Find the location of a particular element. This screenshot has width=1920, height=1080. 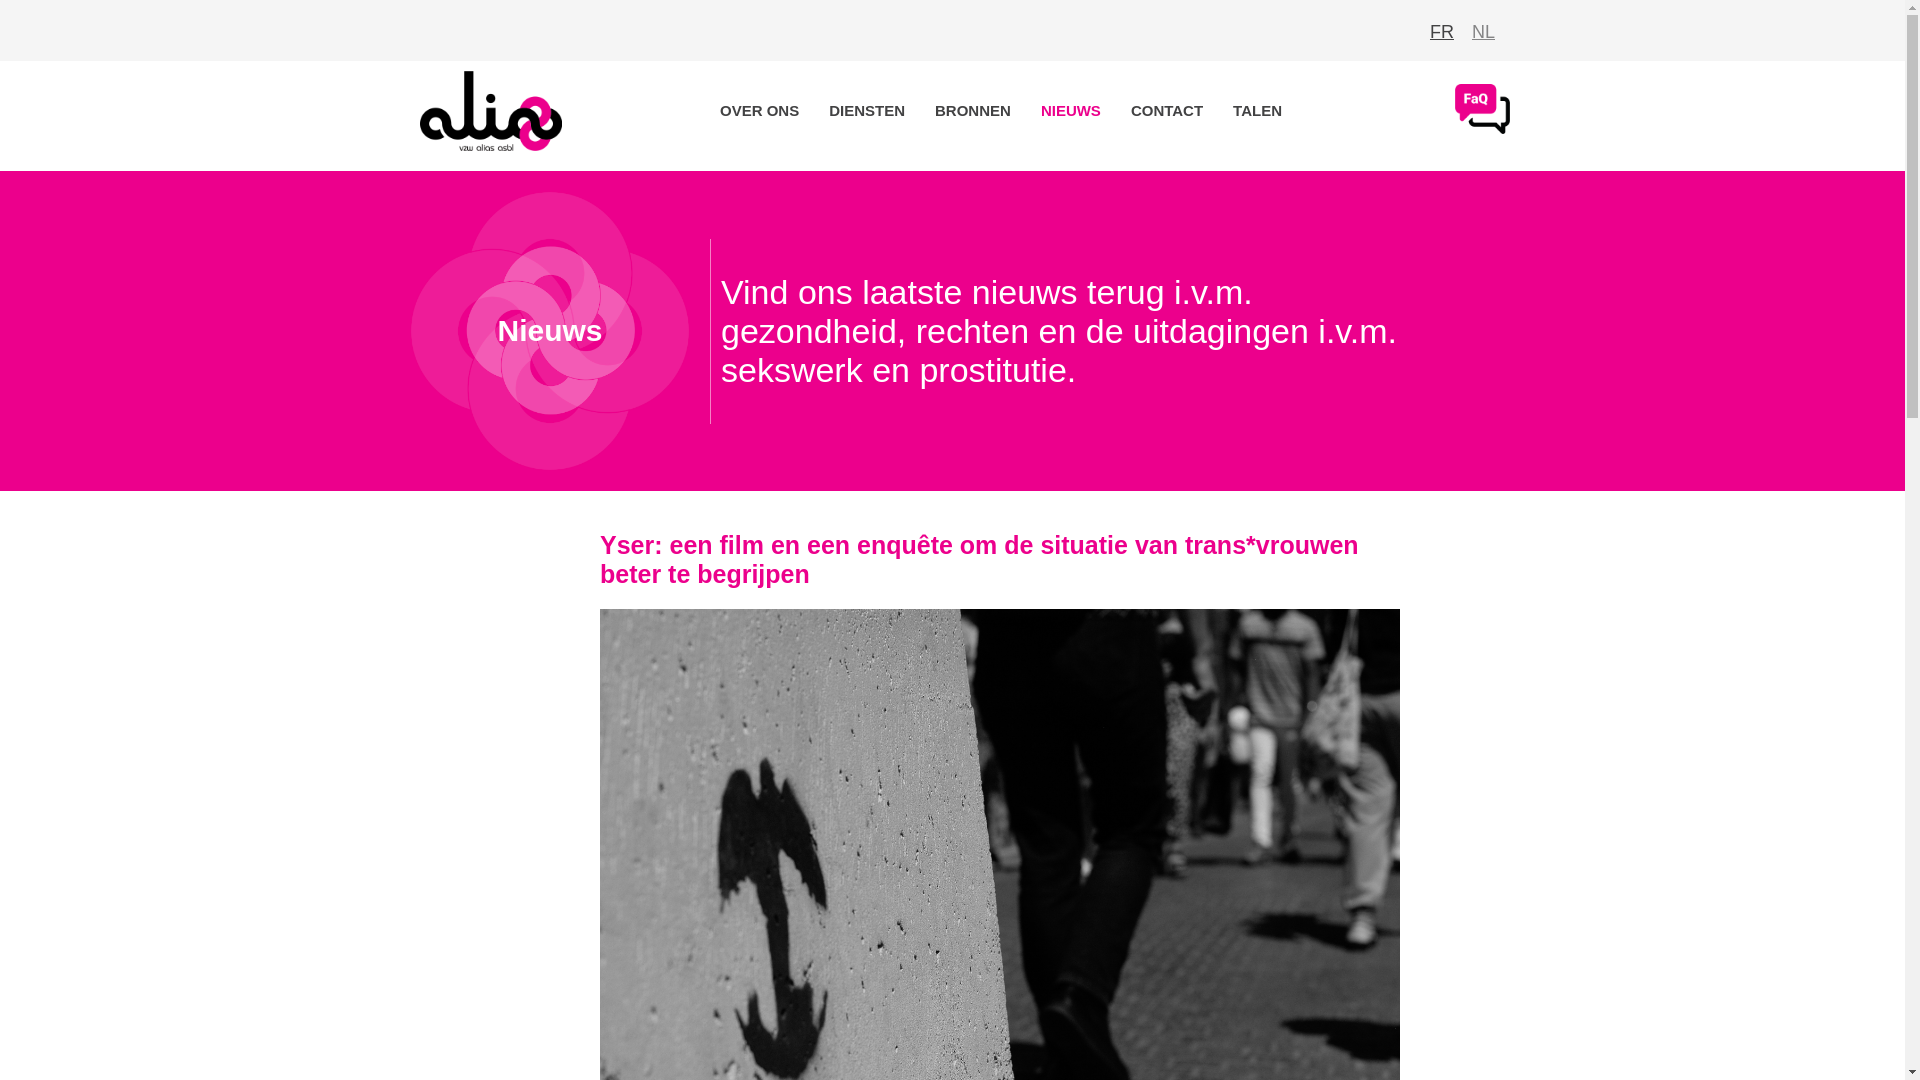

'NIEUWS' is located at coordinates (1069, 110).